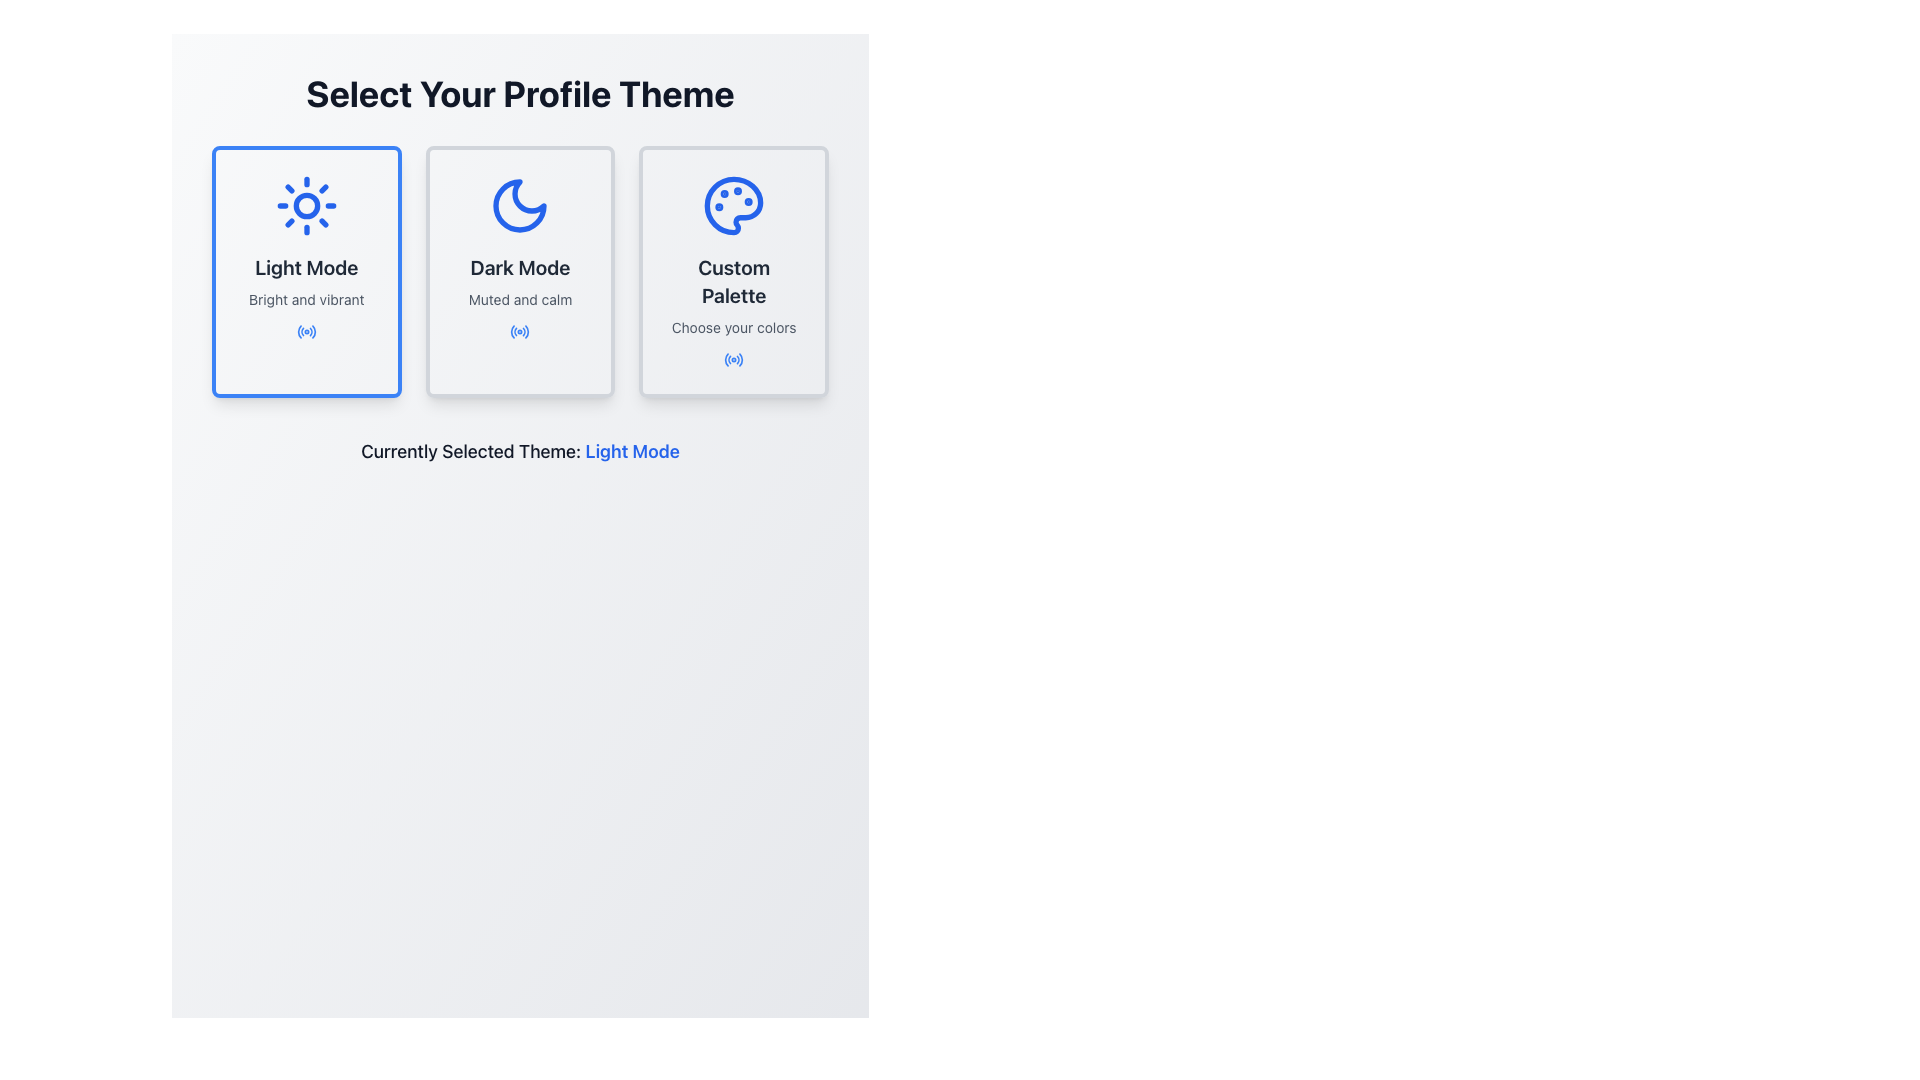 The image size is (1920, 1080). What do you see at coordinates (305, 205) in the screenshot?
I see `the sun icon representing 'Light Mode', located at the top center of the 'Light Mode' card, which is the first card from the left` at bounding box center [305, 205].